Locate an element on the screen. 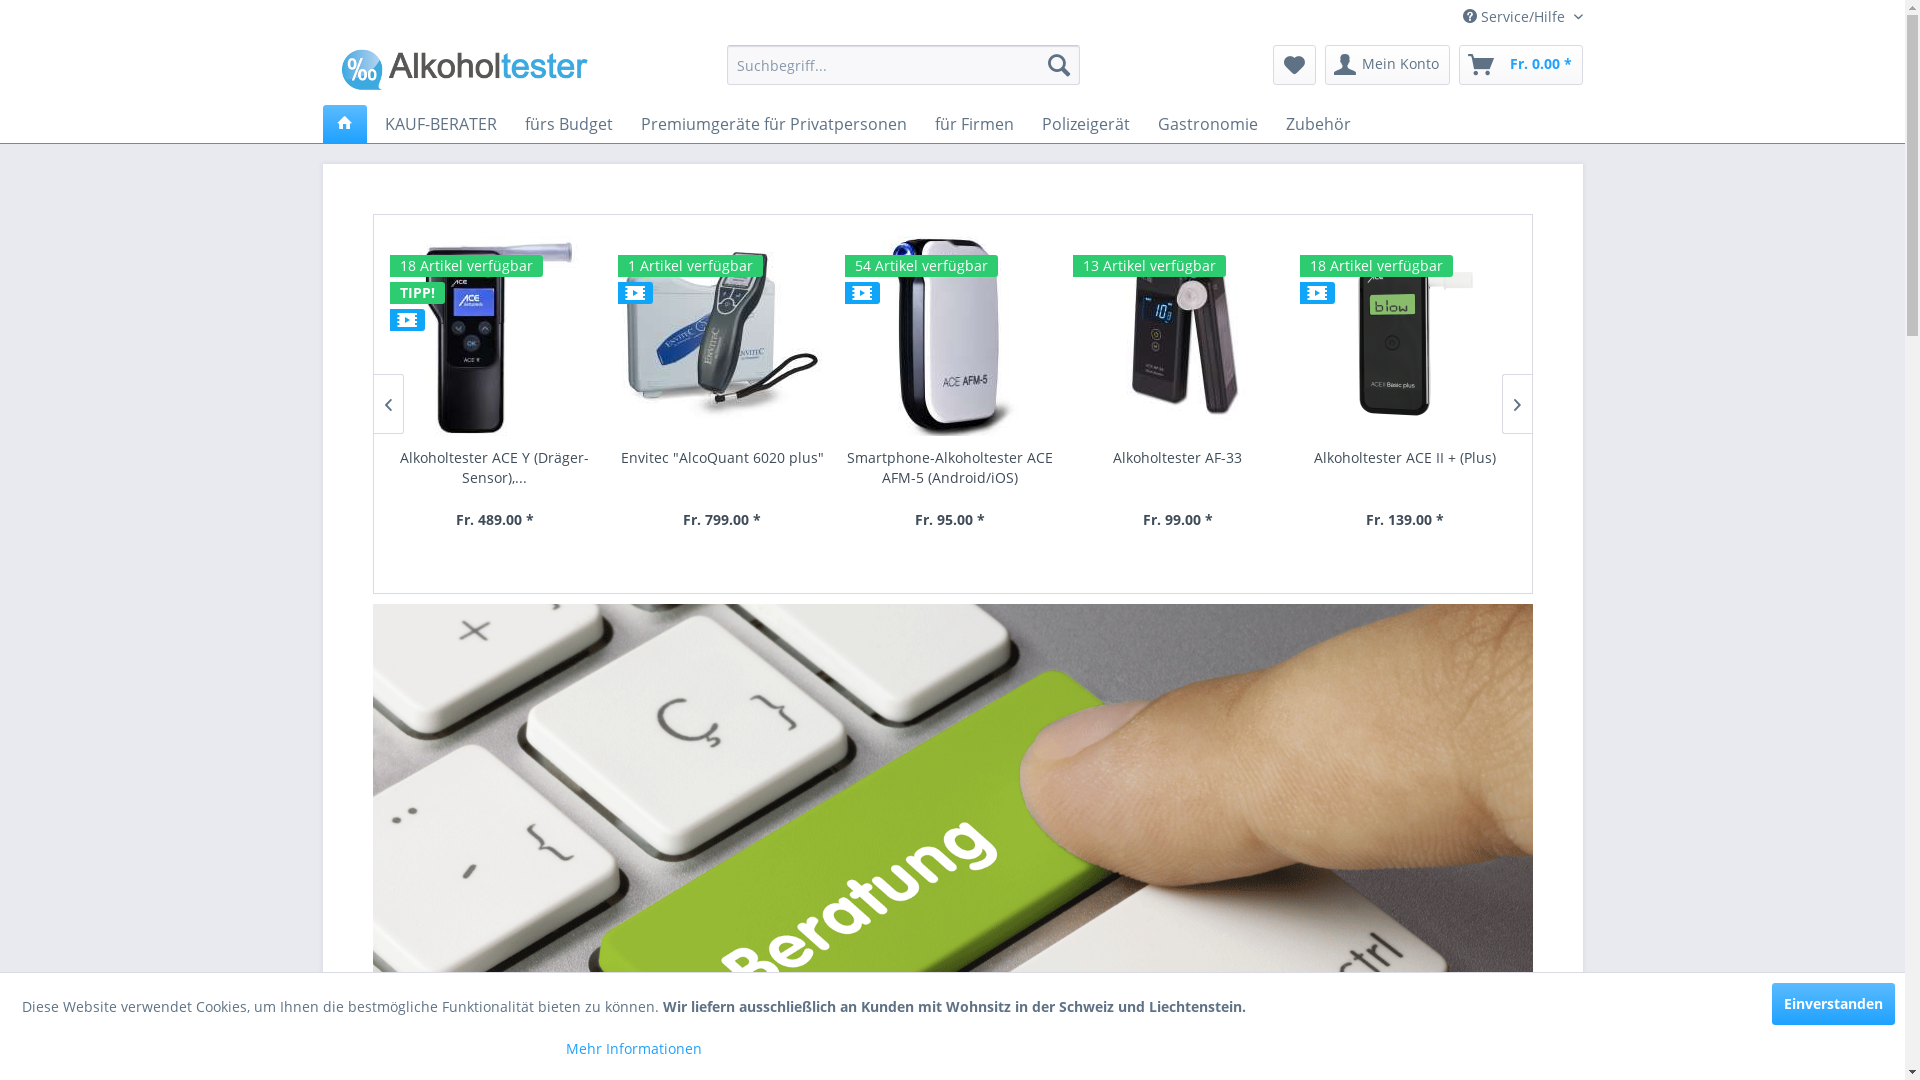 The width and height of the screenshot is (1920, 1080). 'Fr. 0.00 *' is located at coordinates (1520, 64).